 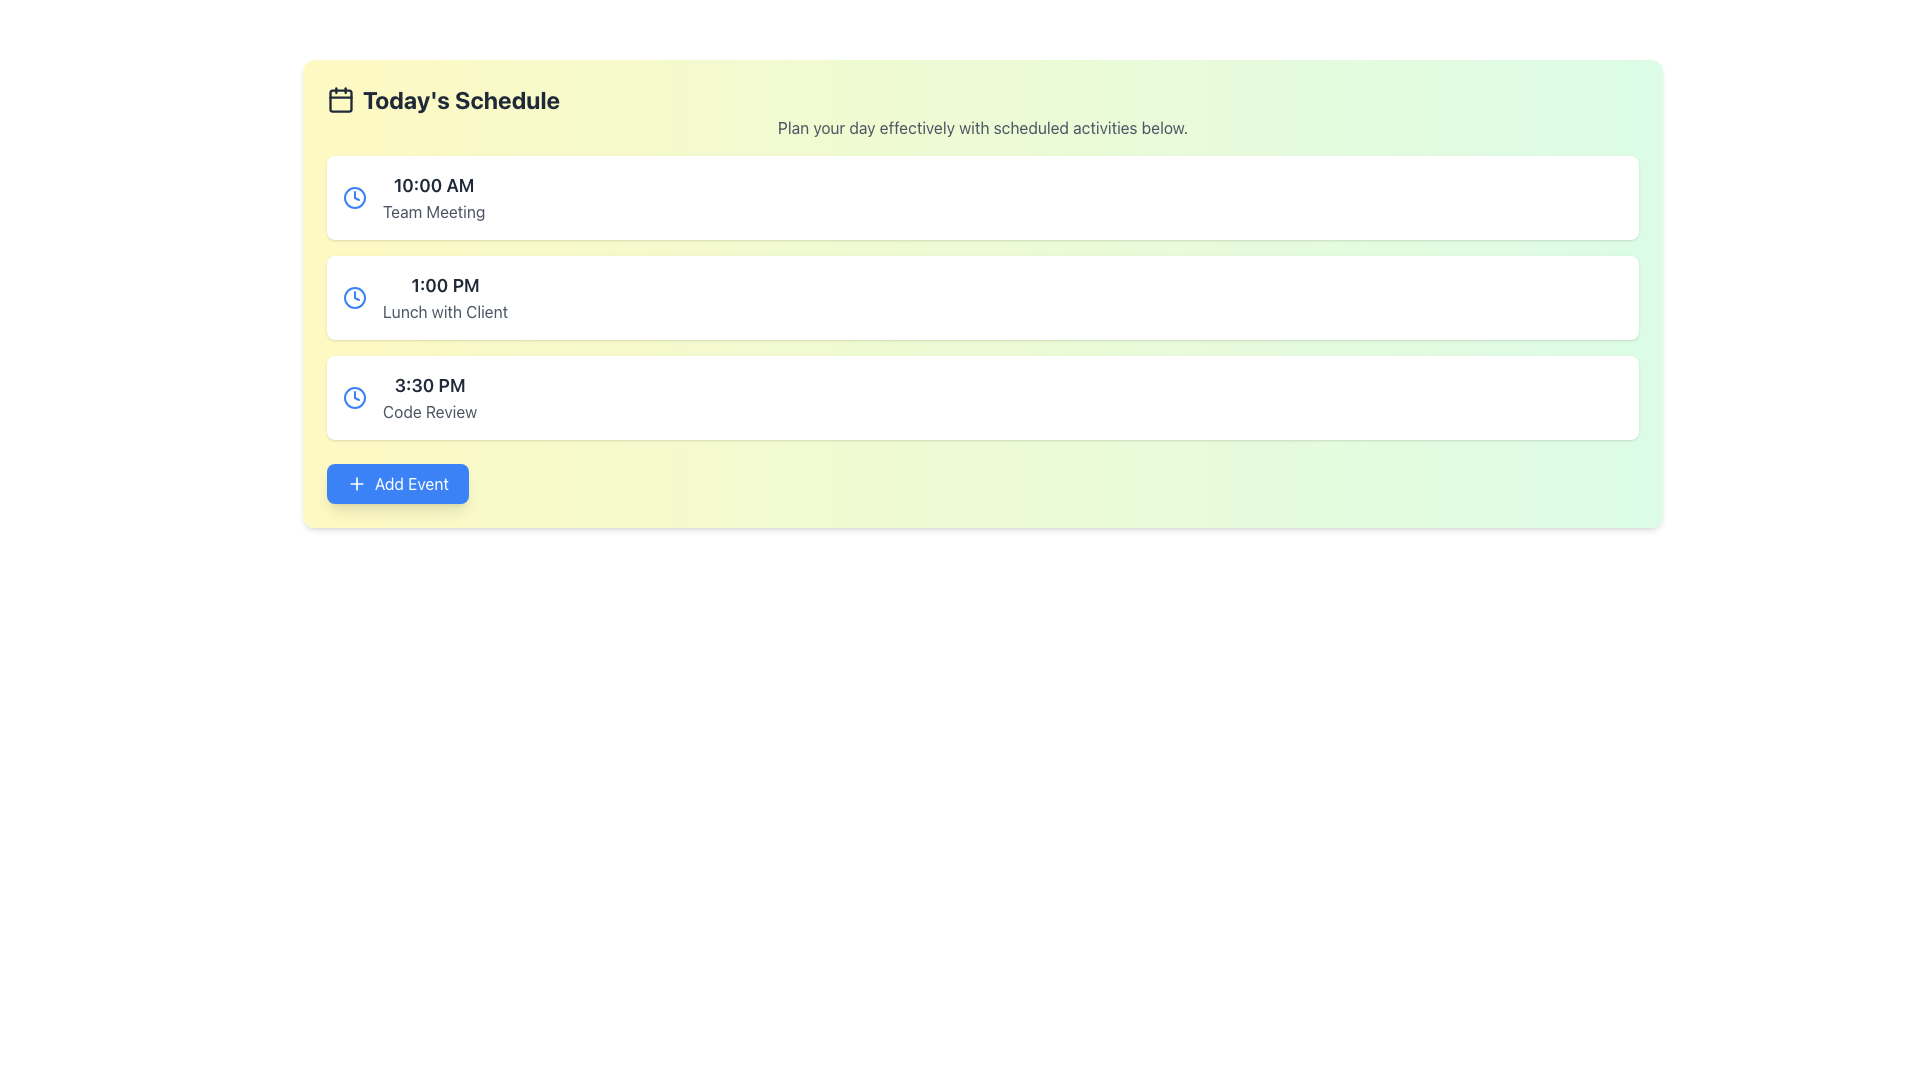 I want to click on the 'Code Review' text label that indicates an event scheduled at 3:30 PM, located to the right of the schedule icon and aligned under '3:30 PM', so click(x=429, y=411).